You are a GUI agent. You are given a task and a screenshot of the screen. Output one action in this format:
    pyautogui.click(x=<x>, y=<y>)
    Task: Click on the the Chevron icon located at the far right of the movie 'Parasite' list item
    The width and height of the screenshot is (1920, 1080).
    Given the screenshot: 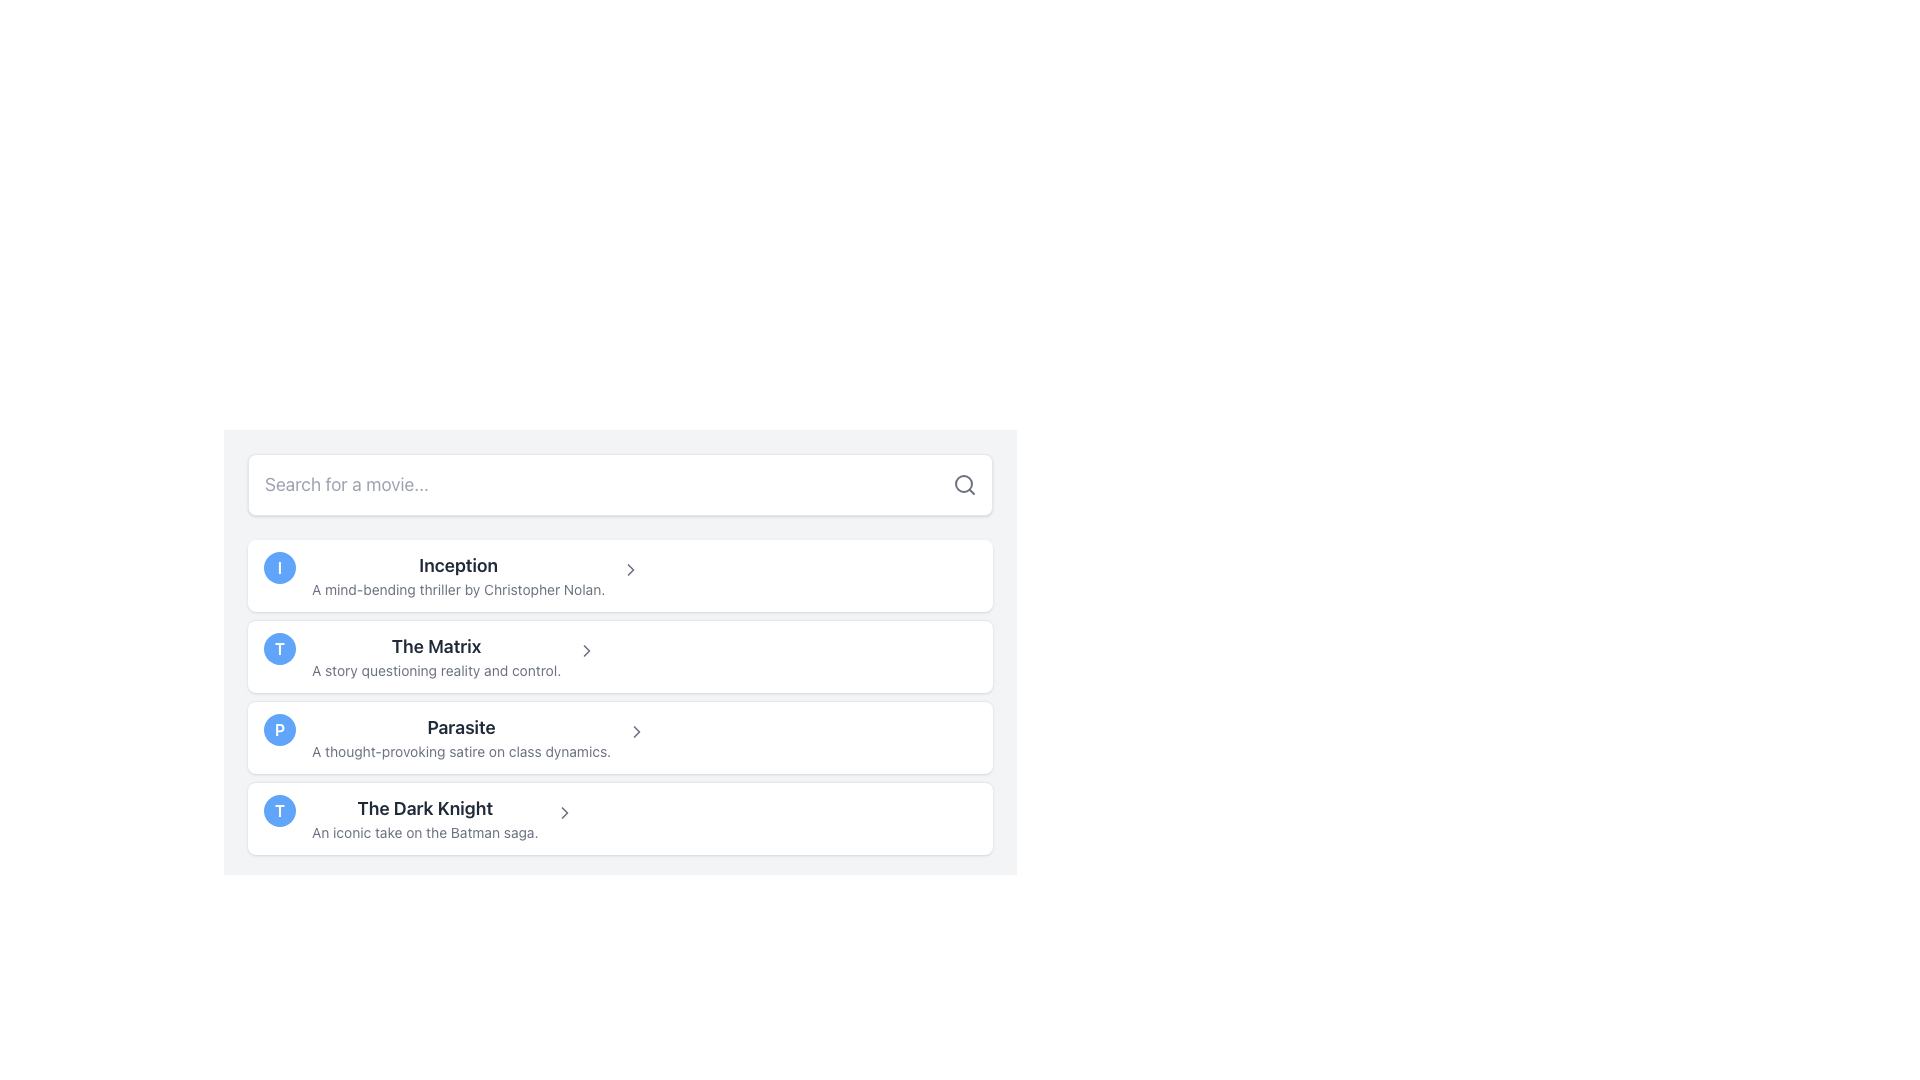 What is the action you would take?
    pyautogui.click(x=636, y=732)
    